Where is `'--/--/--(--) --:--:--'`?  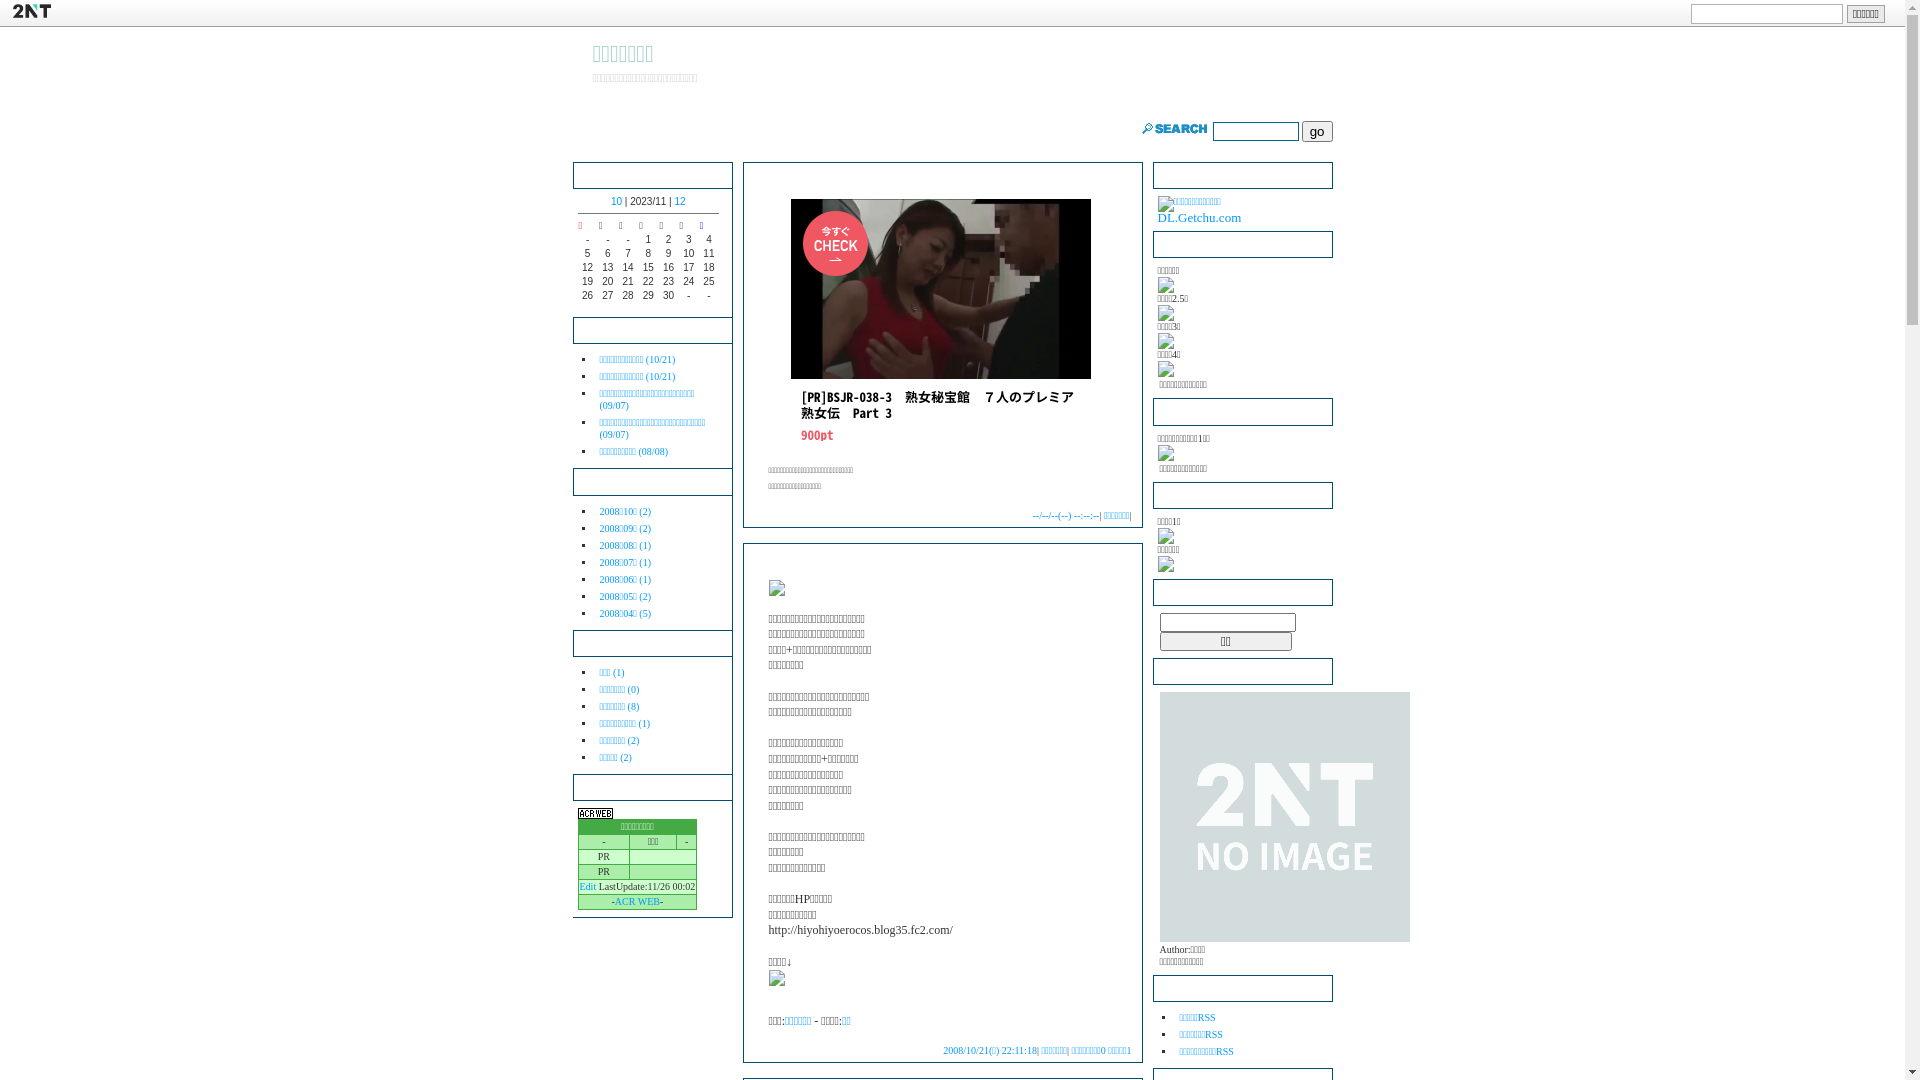
'--/--/--(--) --:--:--' is located at coordinates (1064, 514).